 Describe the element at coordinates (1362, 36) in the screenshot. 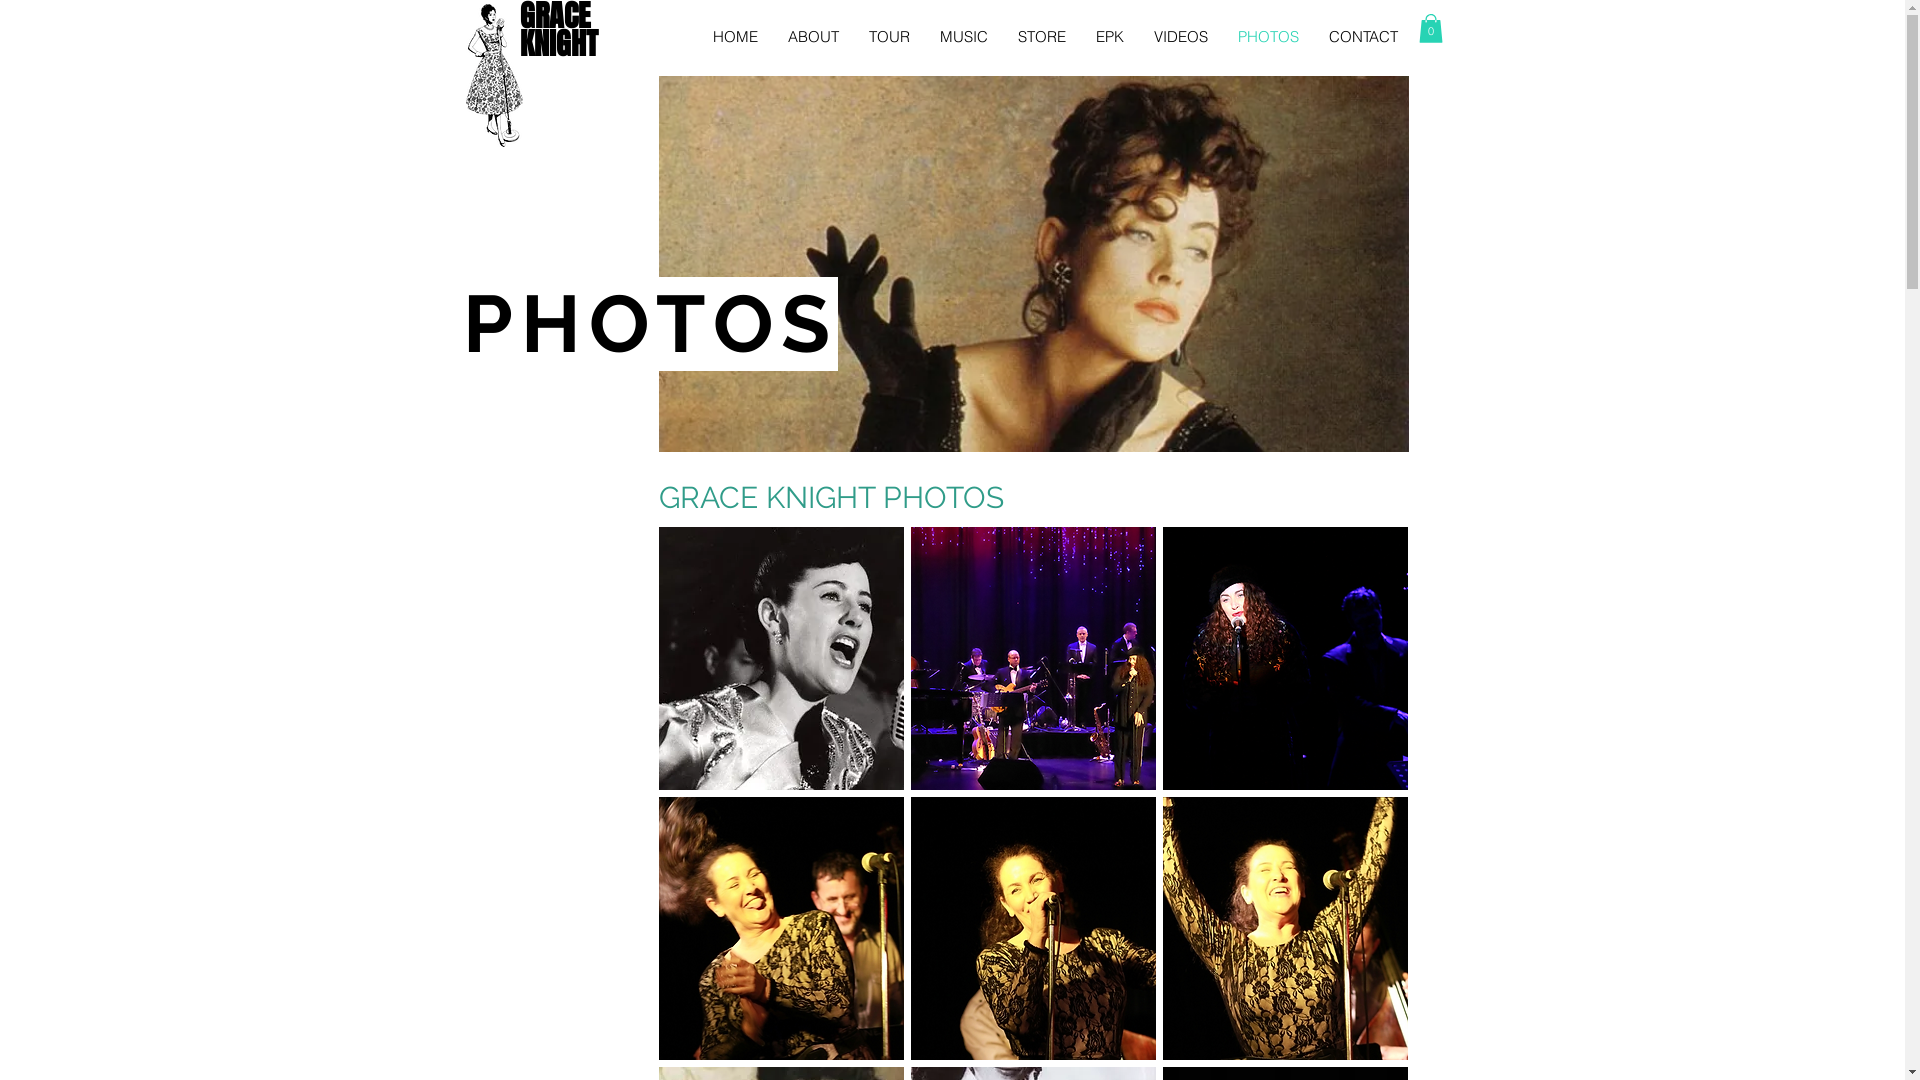

I see `'CONTACT'` at that location.